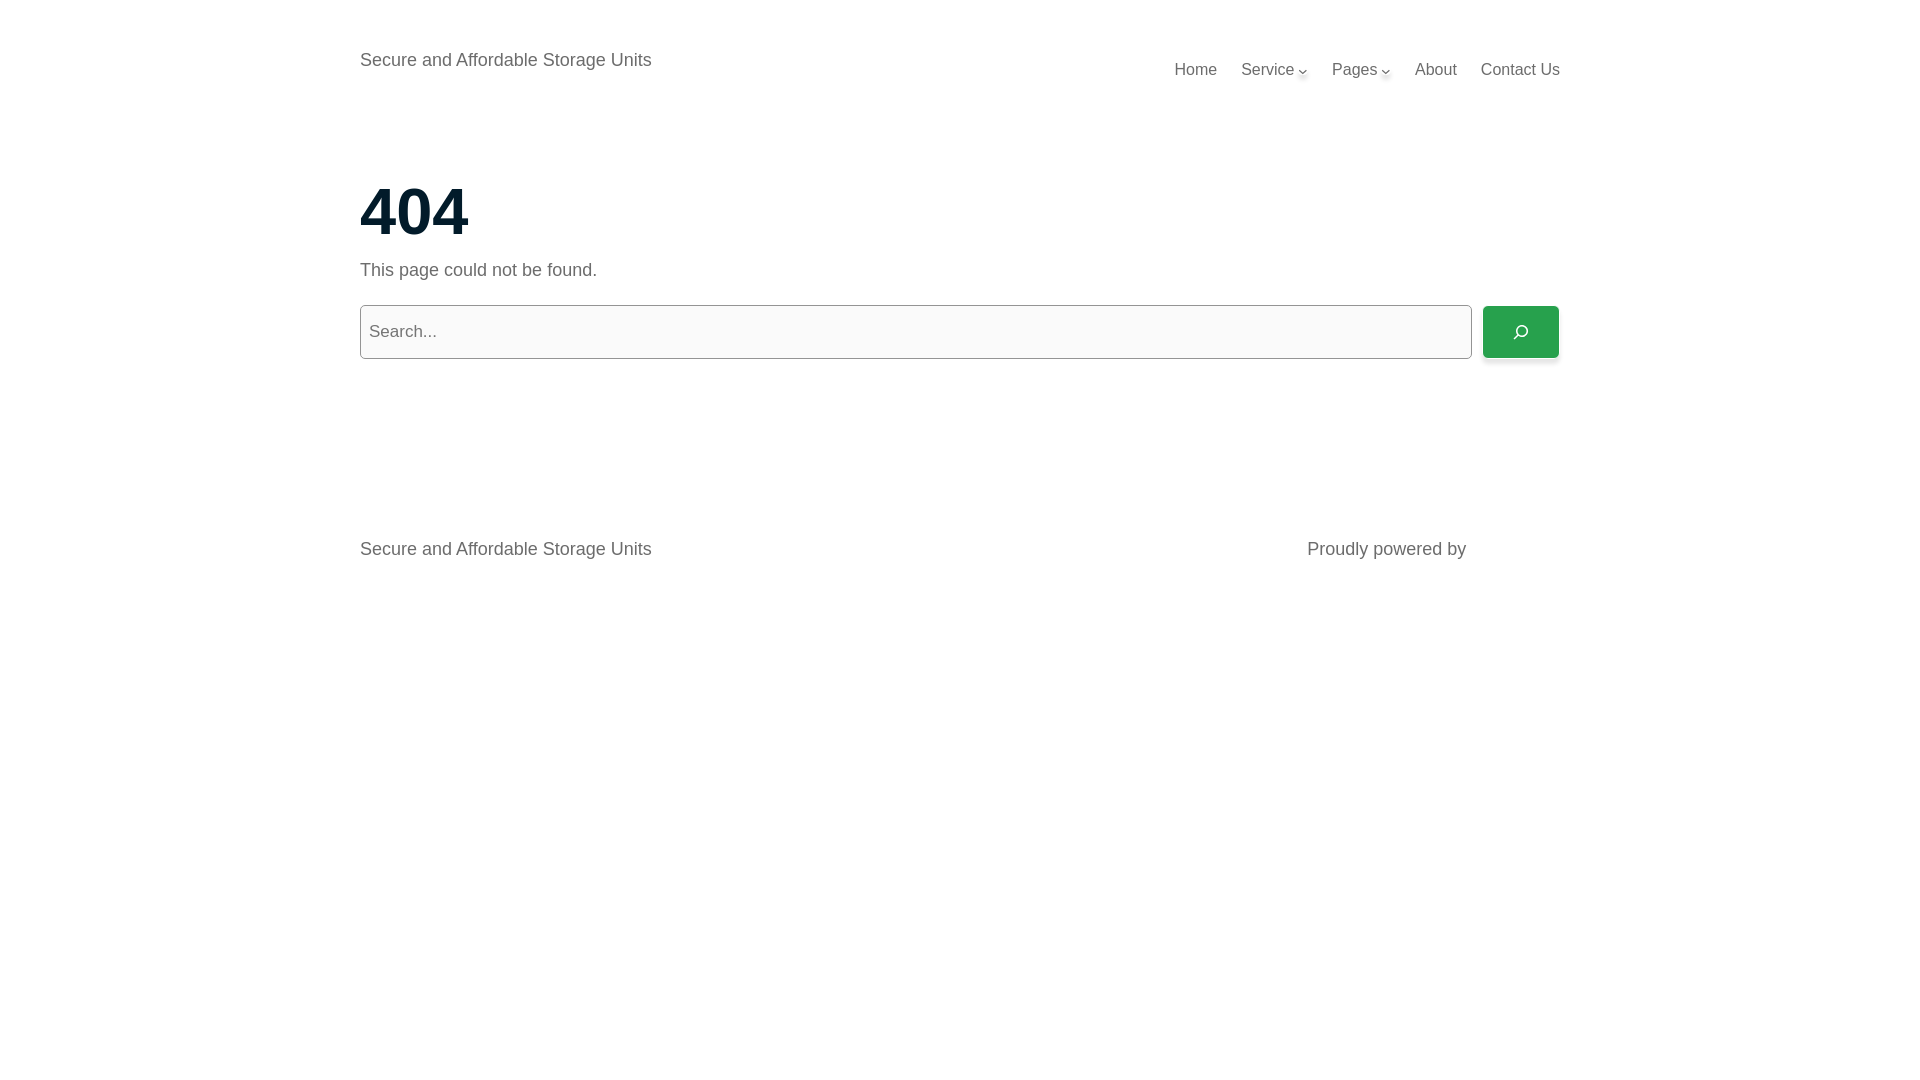 The image size is (1920, 1080). I want to click on 'Secure and Affordable Storage Units', so click(505, 59).